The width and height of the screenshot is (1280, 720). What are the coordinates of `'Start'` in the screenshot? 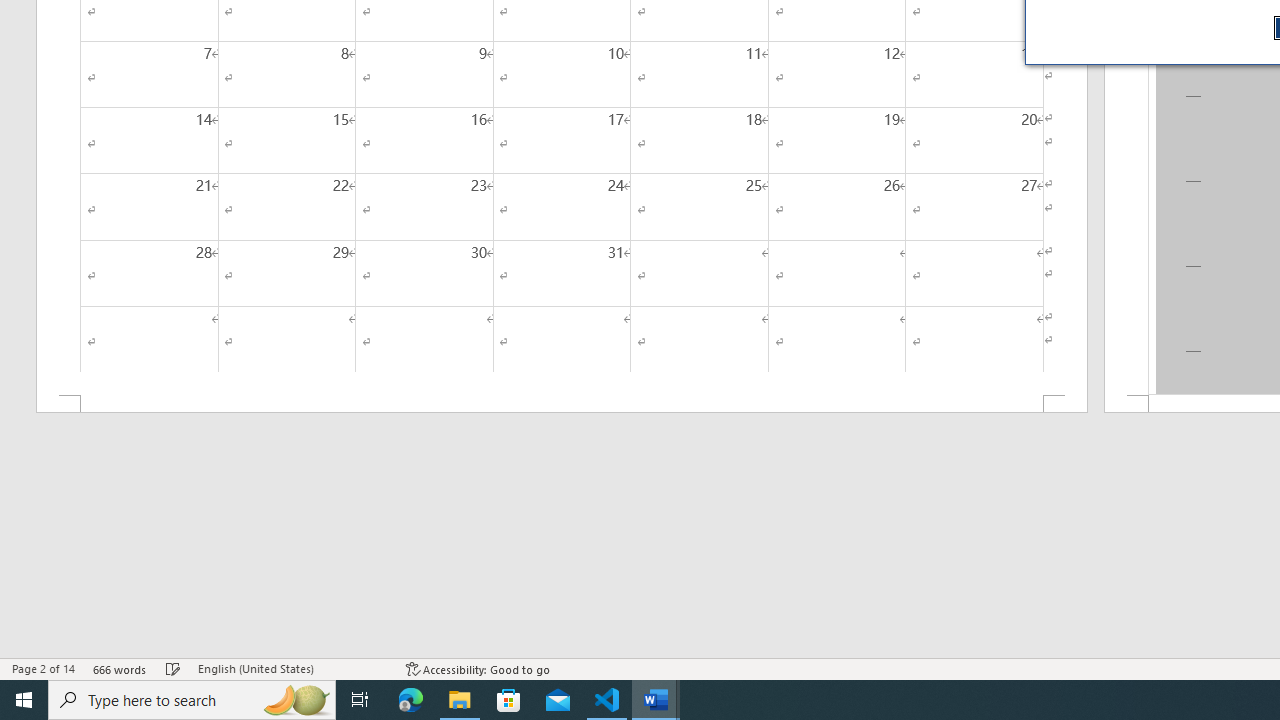 It's located at (24, 698).